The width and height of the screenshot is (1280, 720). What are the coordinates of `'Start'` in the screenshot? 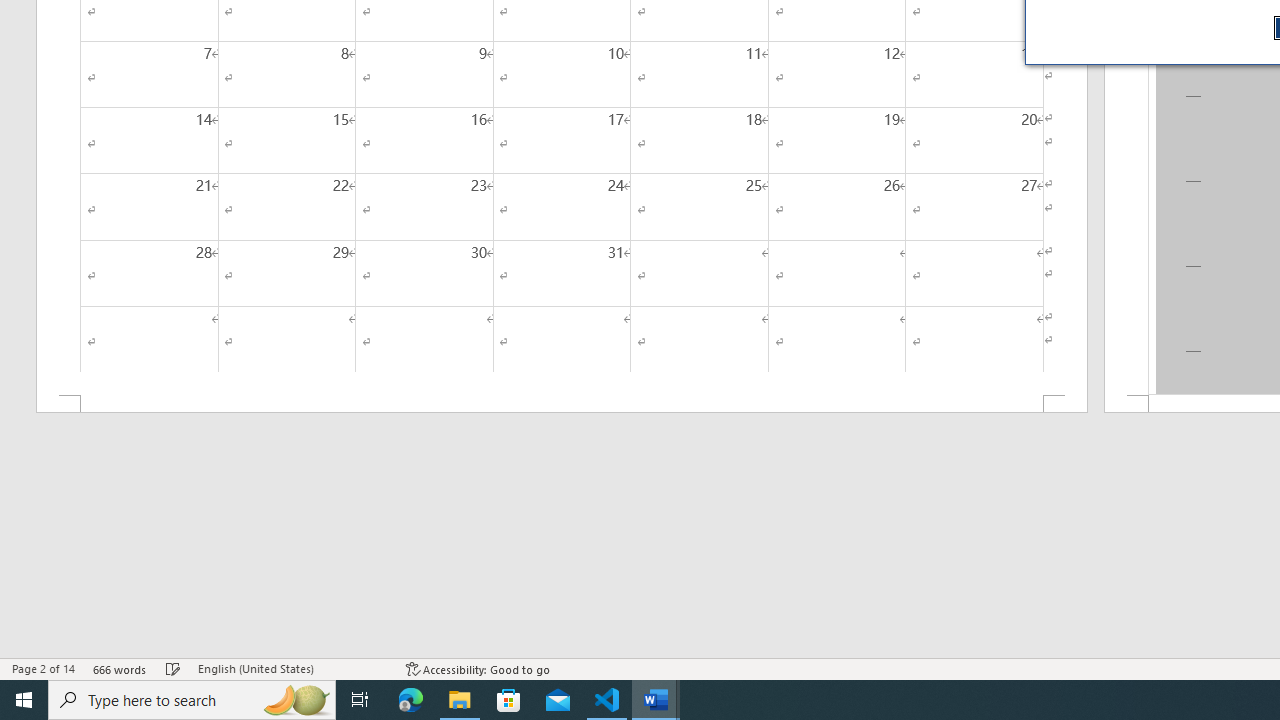 It's located at (24, 698).